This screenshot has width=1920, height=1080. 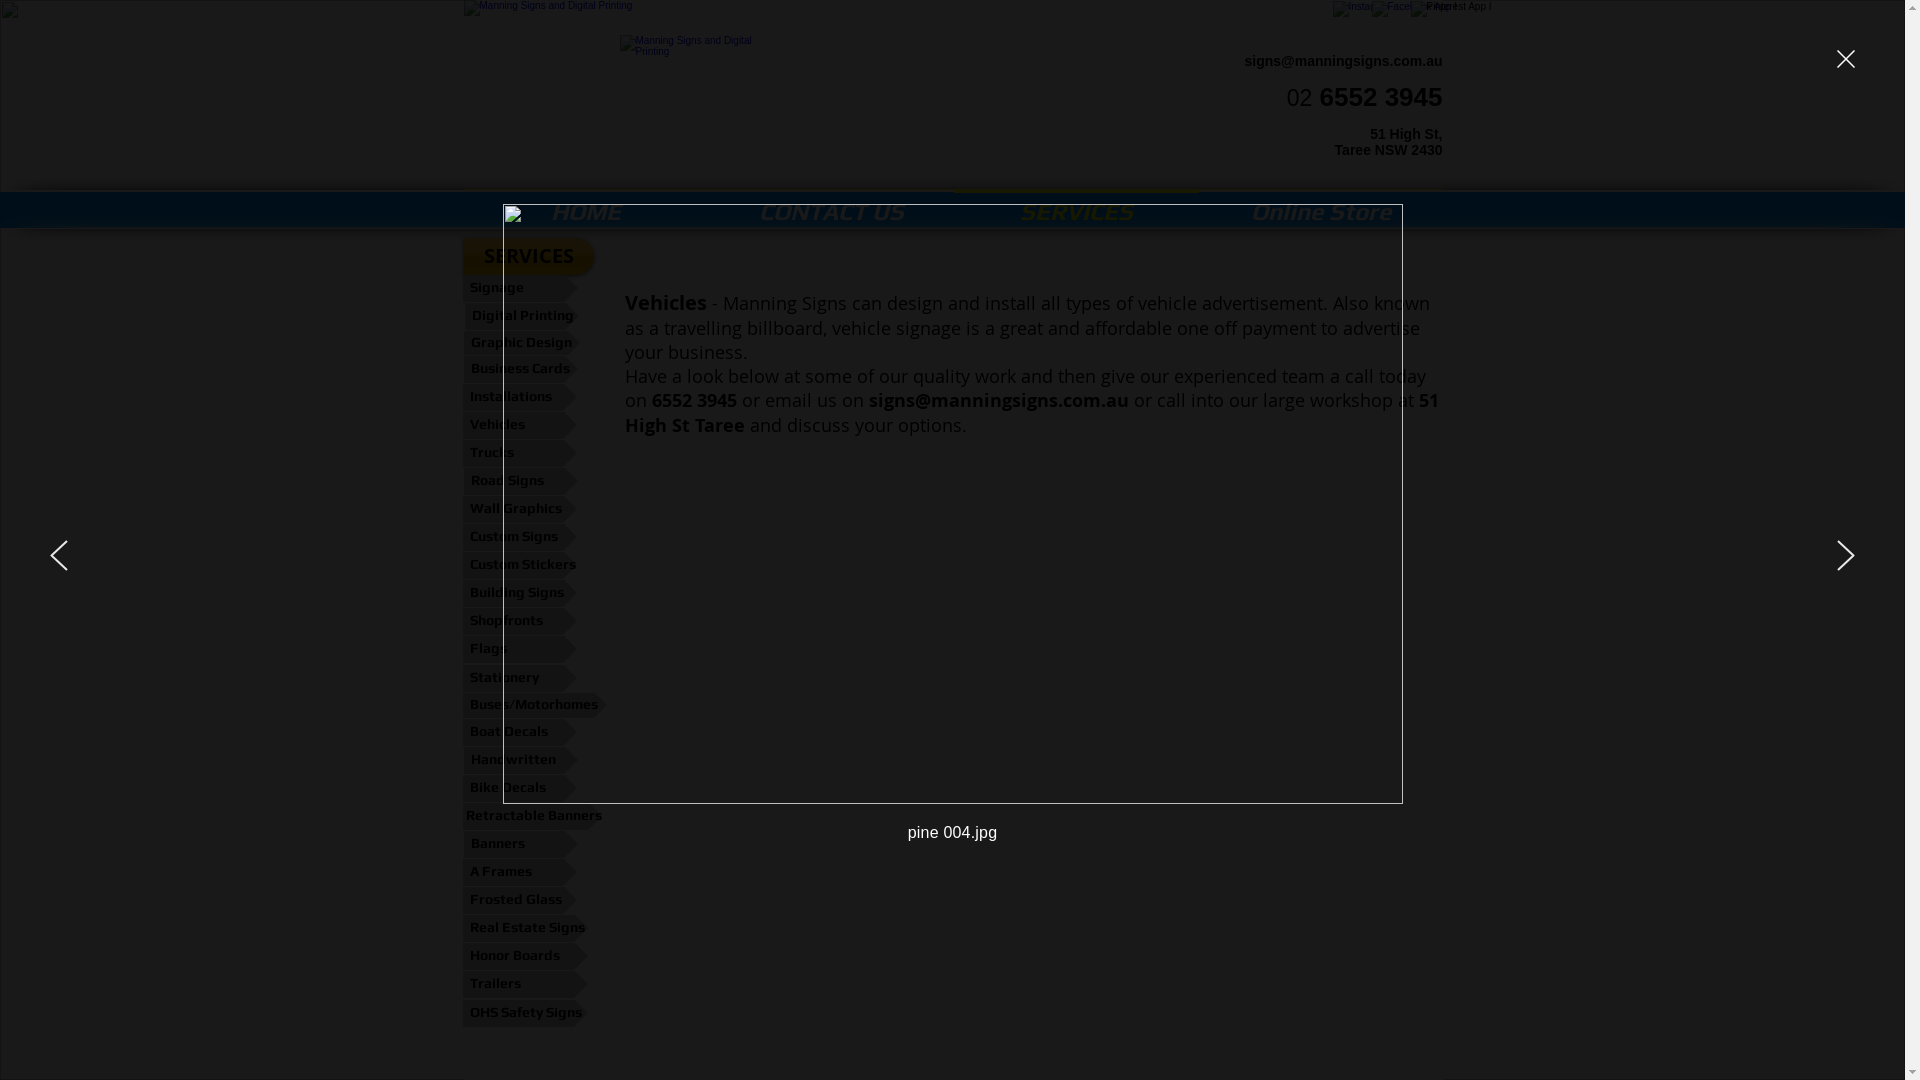 What do you see at coordinates (460, 786) in the screenshot?
I see `'Bike Decals'` at bounding box center [460, 786].